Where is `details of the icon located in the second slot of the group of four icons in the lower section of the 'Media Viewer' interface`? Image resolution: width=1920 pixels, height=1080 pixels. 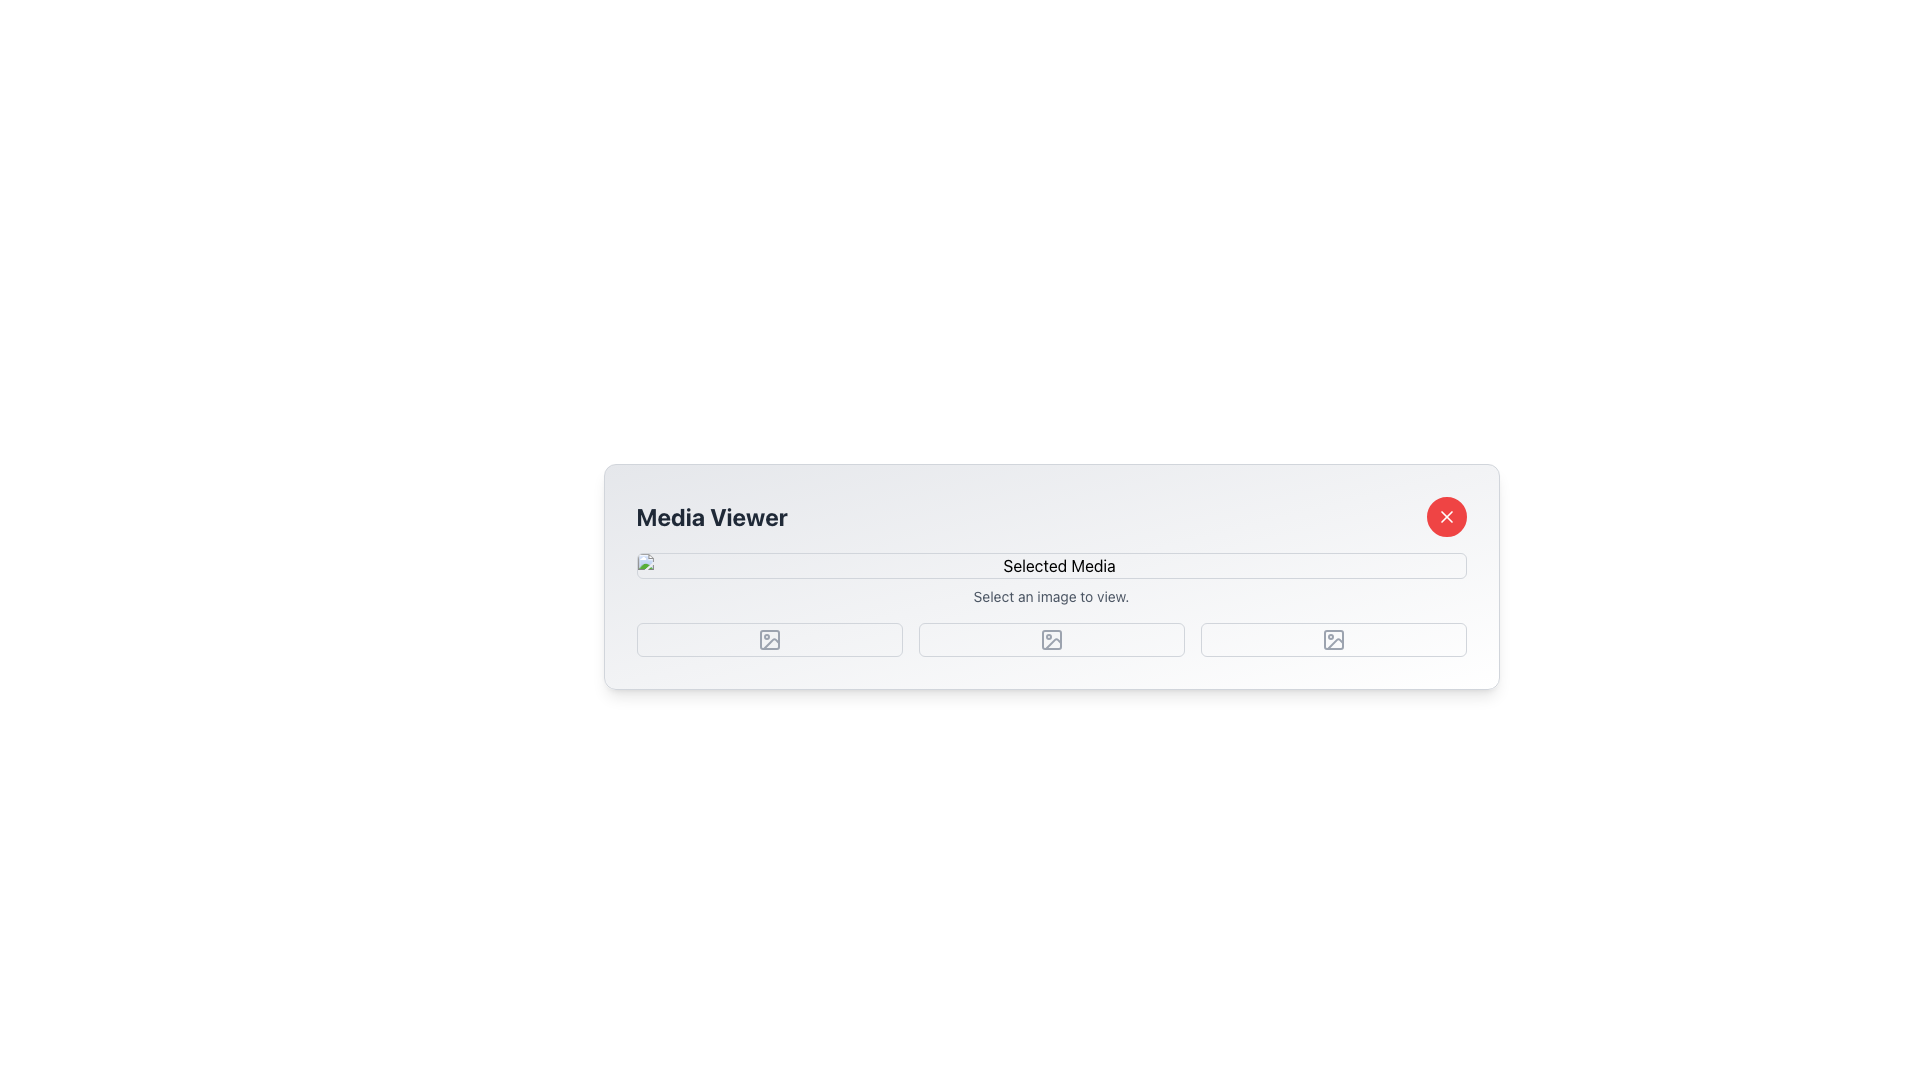
details of the icon located in the second slot of the group of four icons in the lower section of the 'Media Viewer' interface is located at coordinates (768, 640).